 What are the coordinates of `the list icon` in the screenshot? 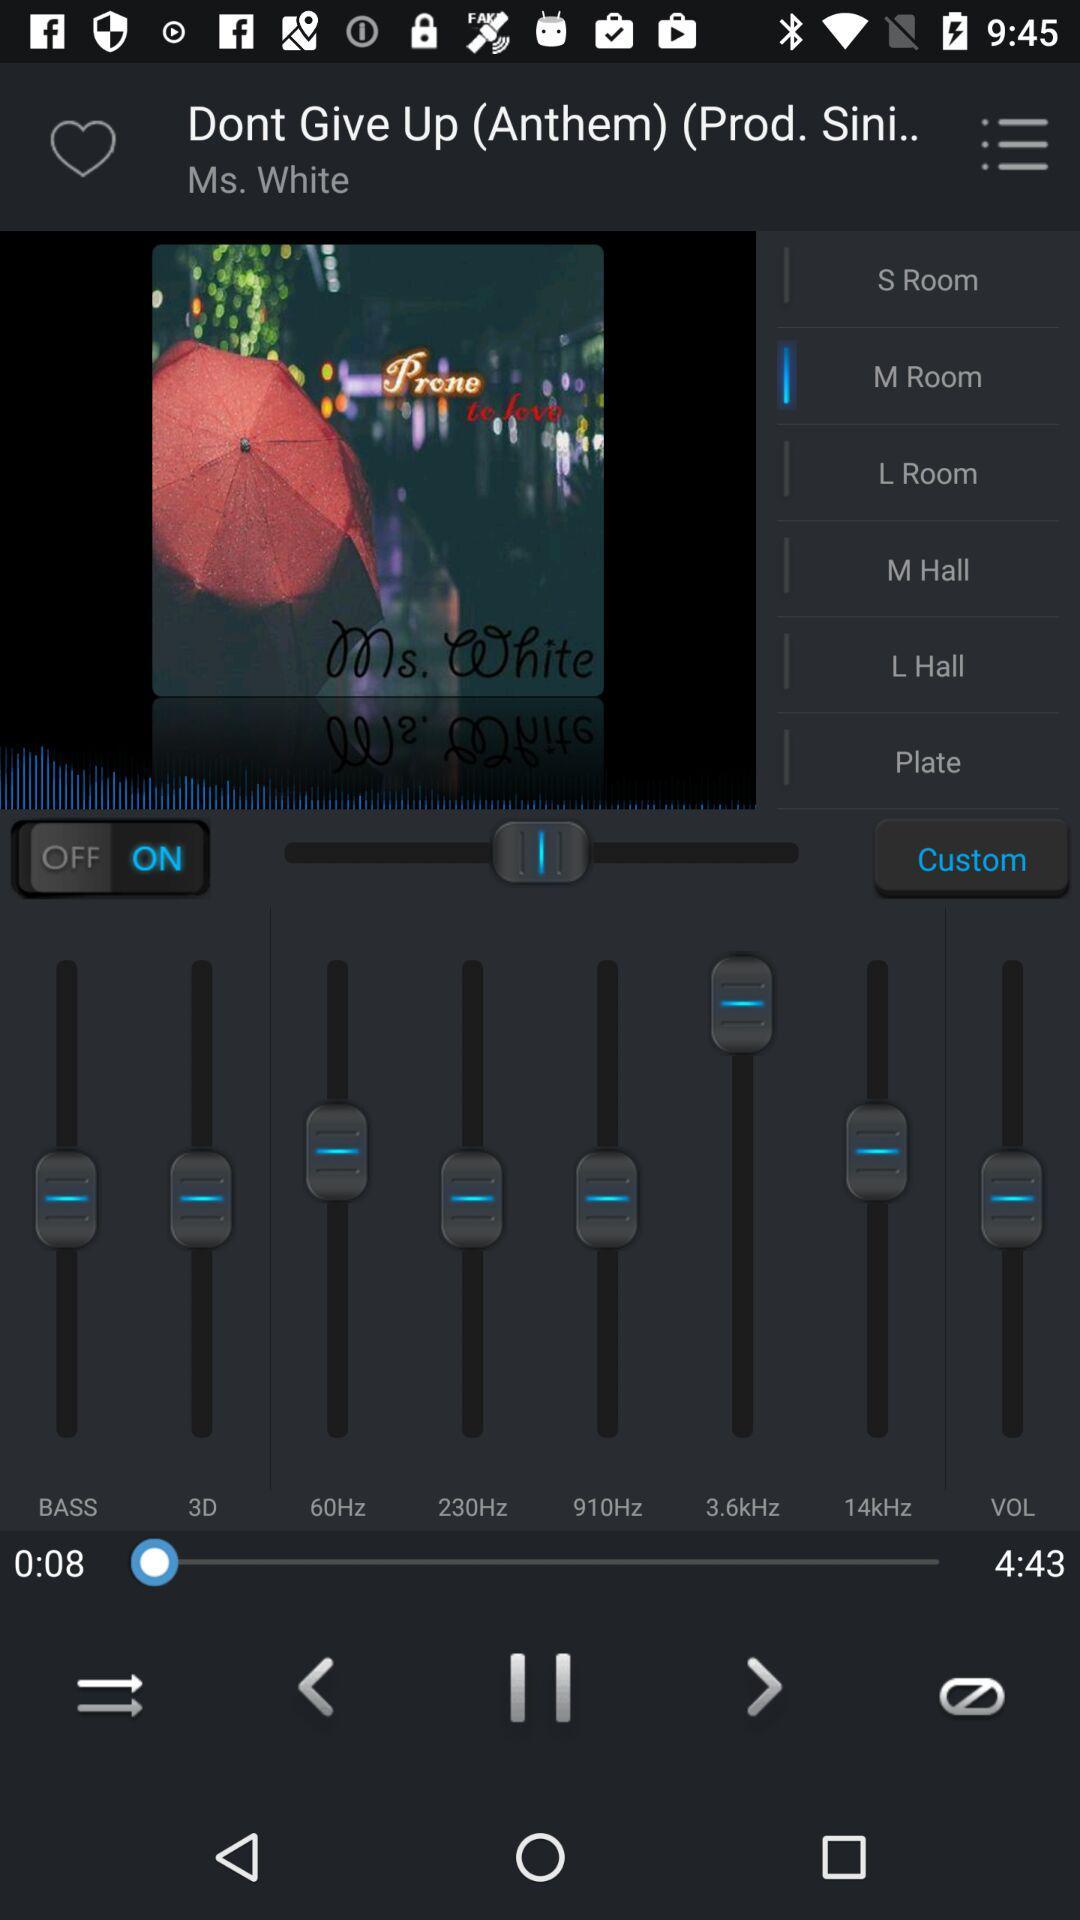 It's located at (1006, 135).